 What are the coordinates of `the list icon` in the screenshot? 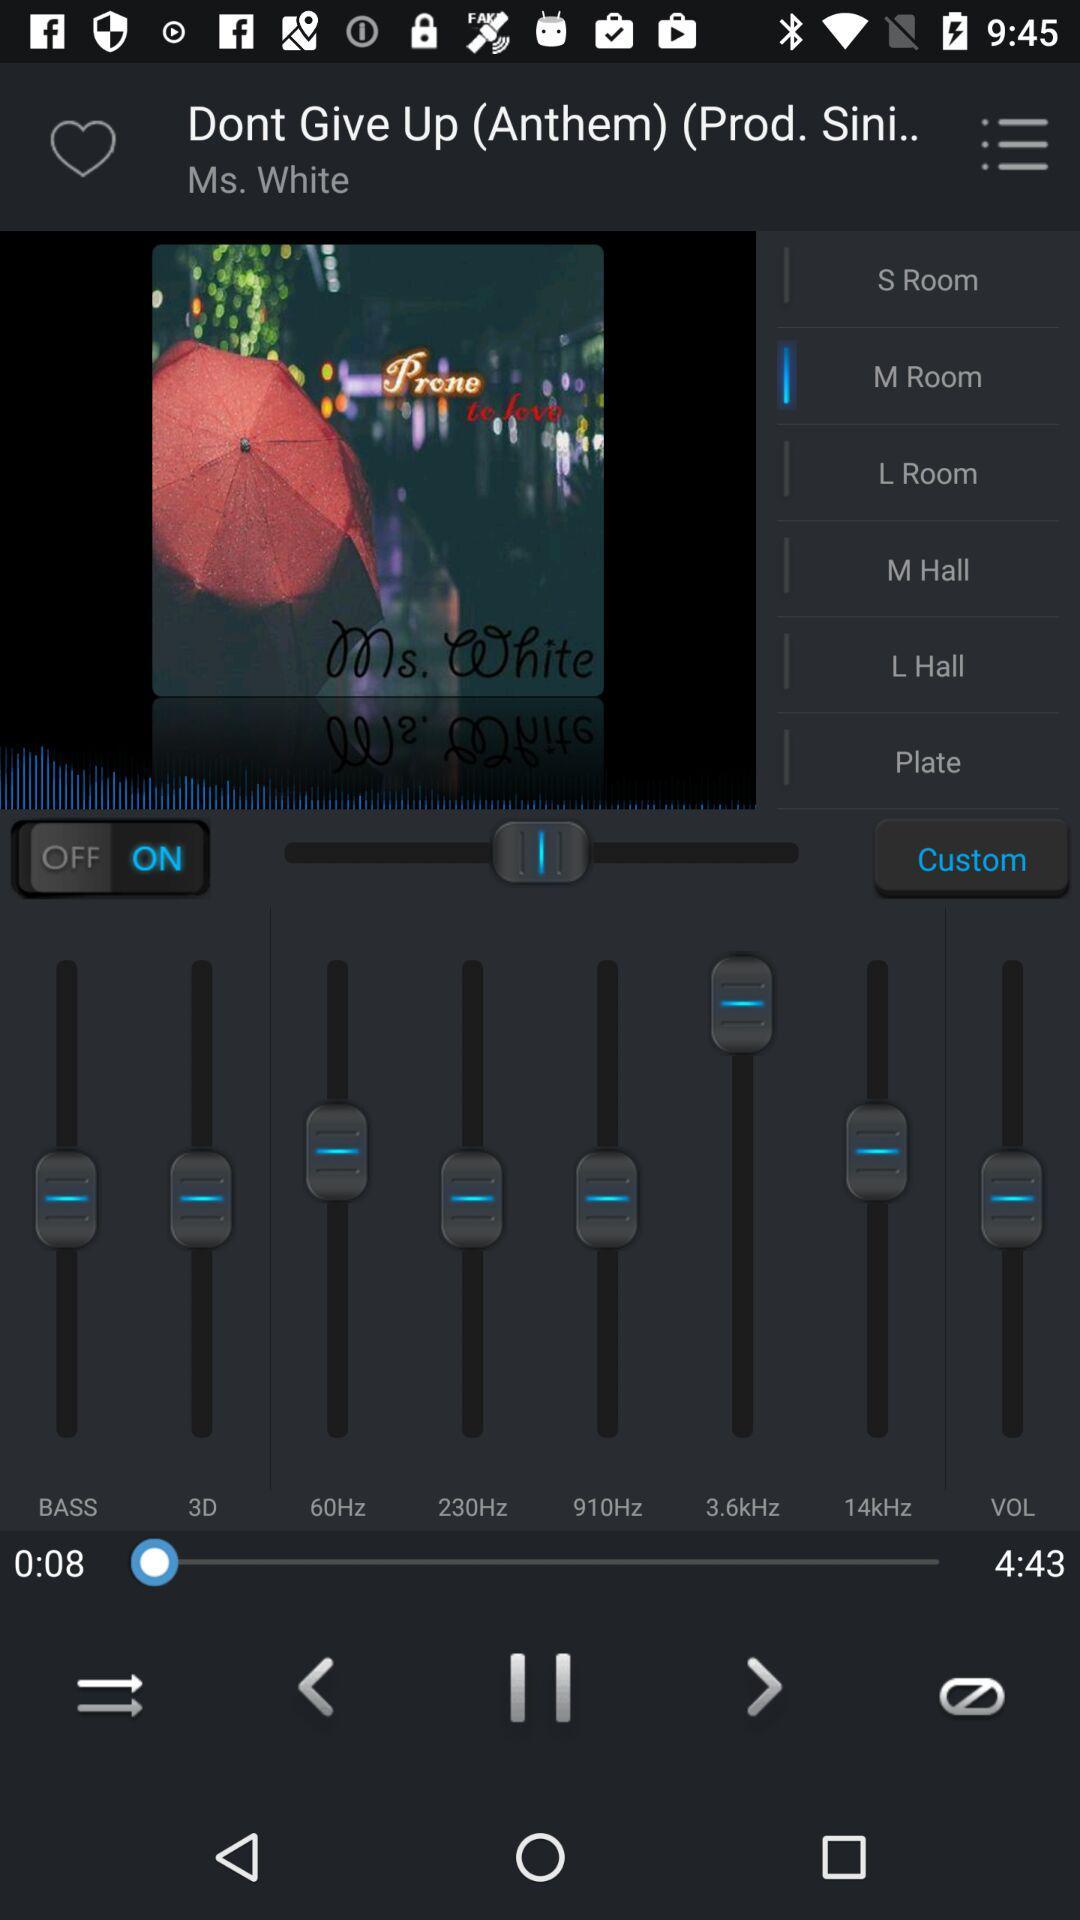 It's located at (1006, 135).